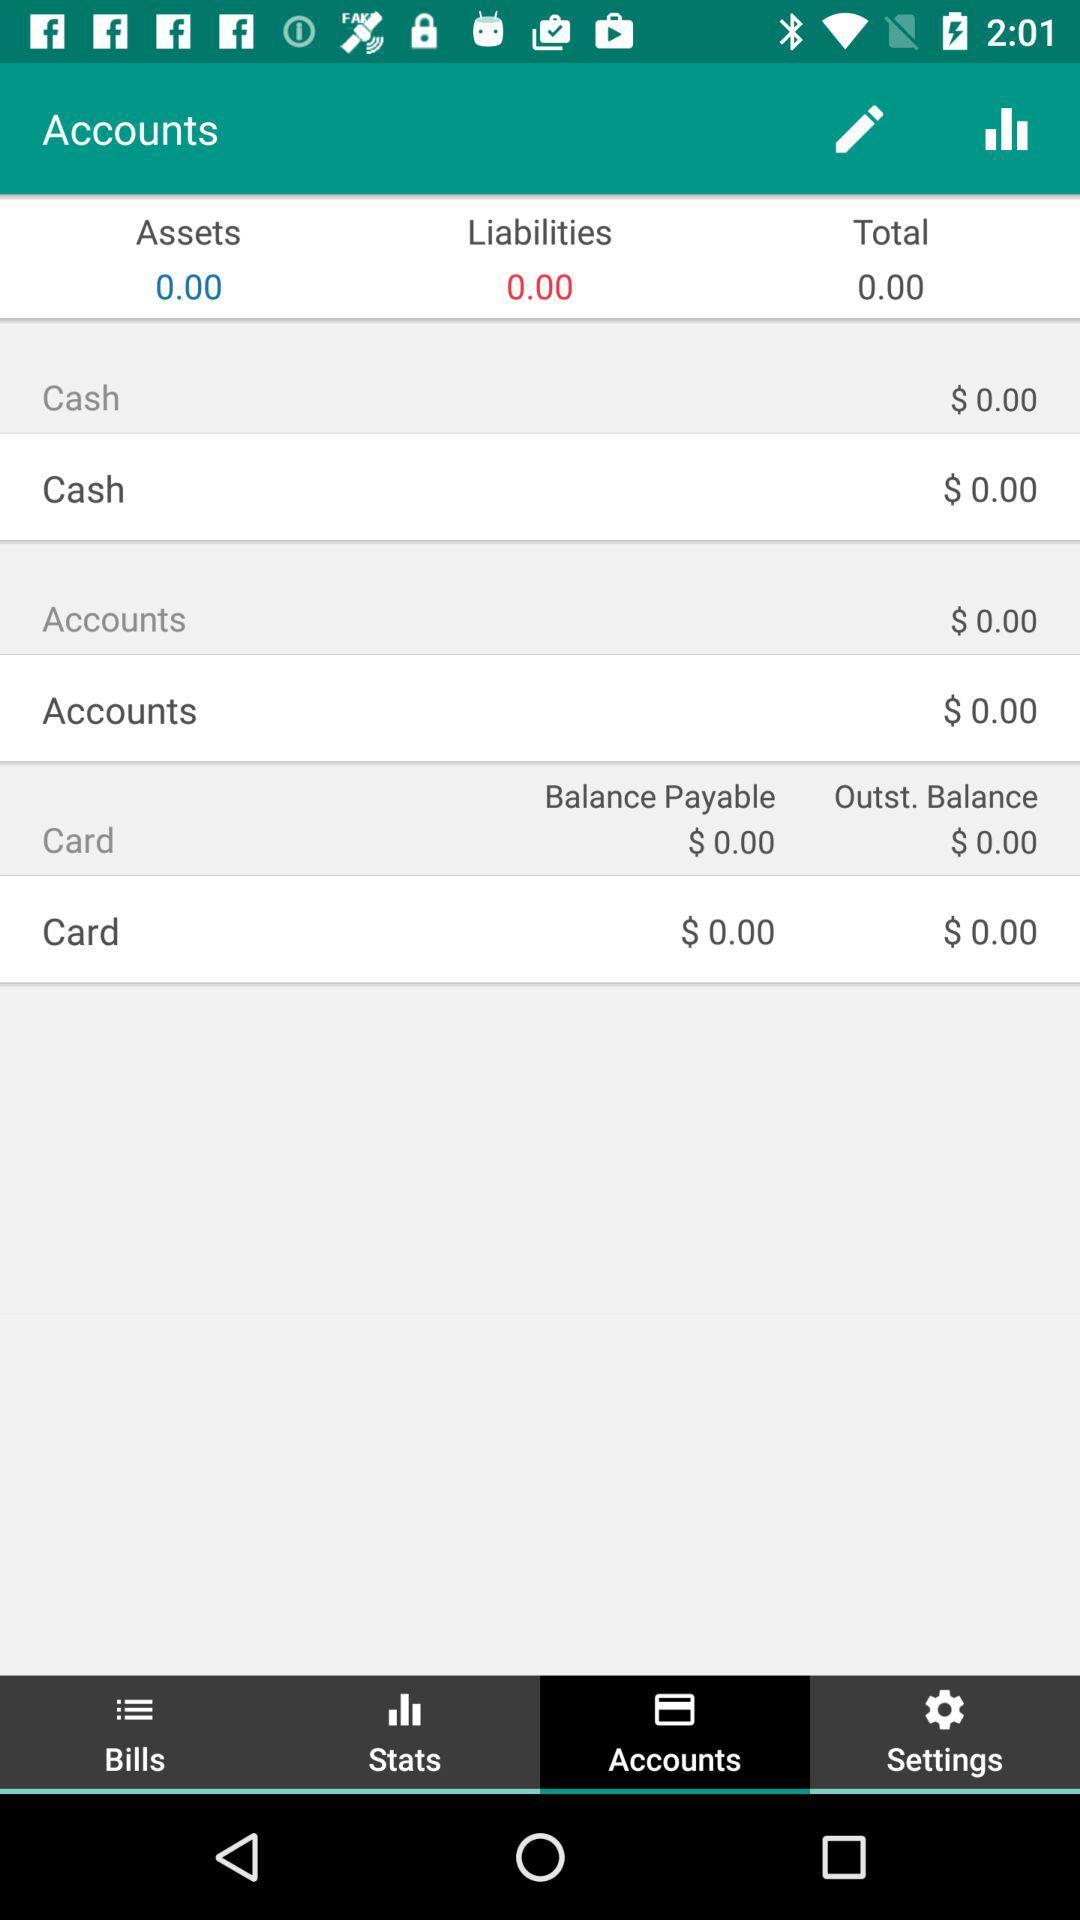 This screenshot has width=1080, height=1920. I want to click on item next to the accounts, so click(405, 1731).